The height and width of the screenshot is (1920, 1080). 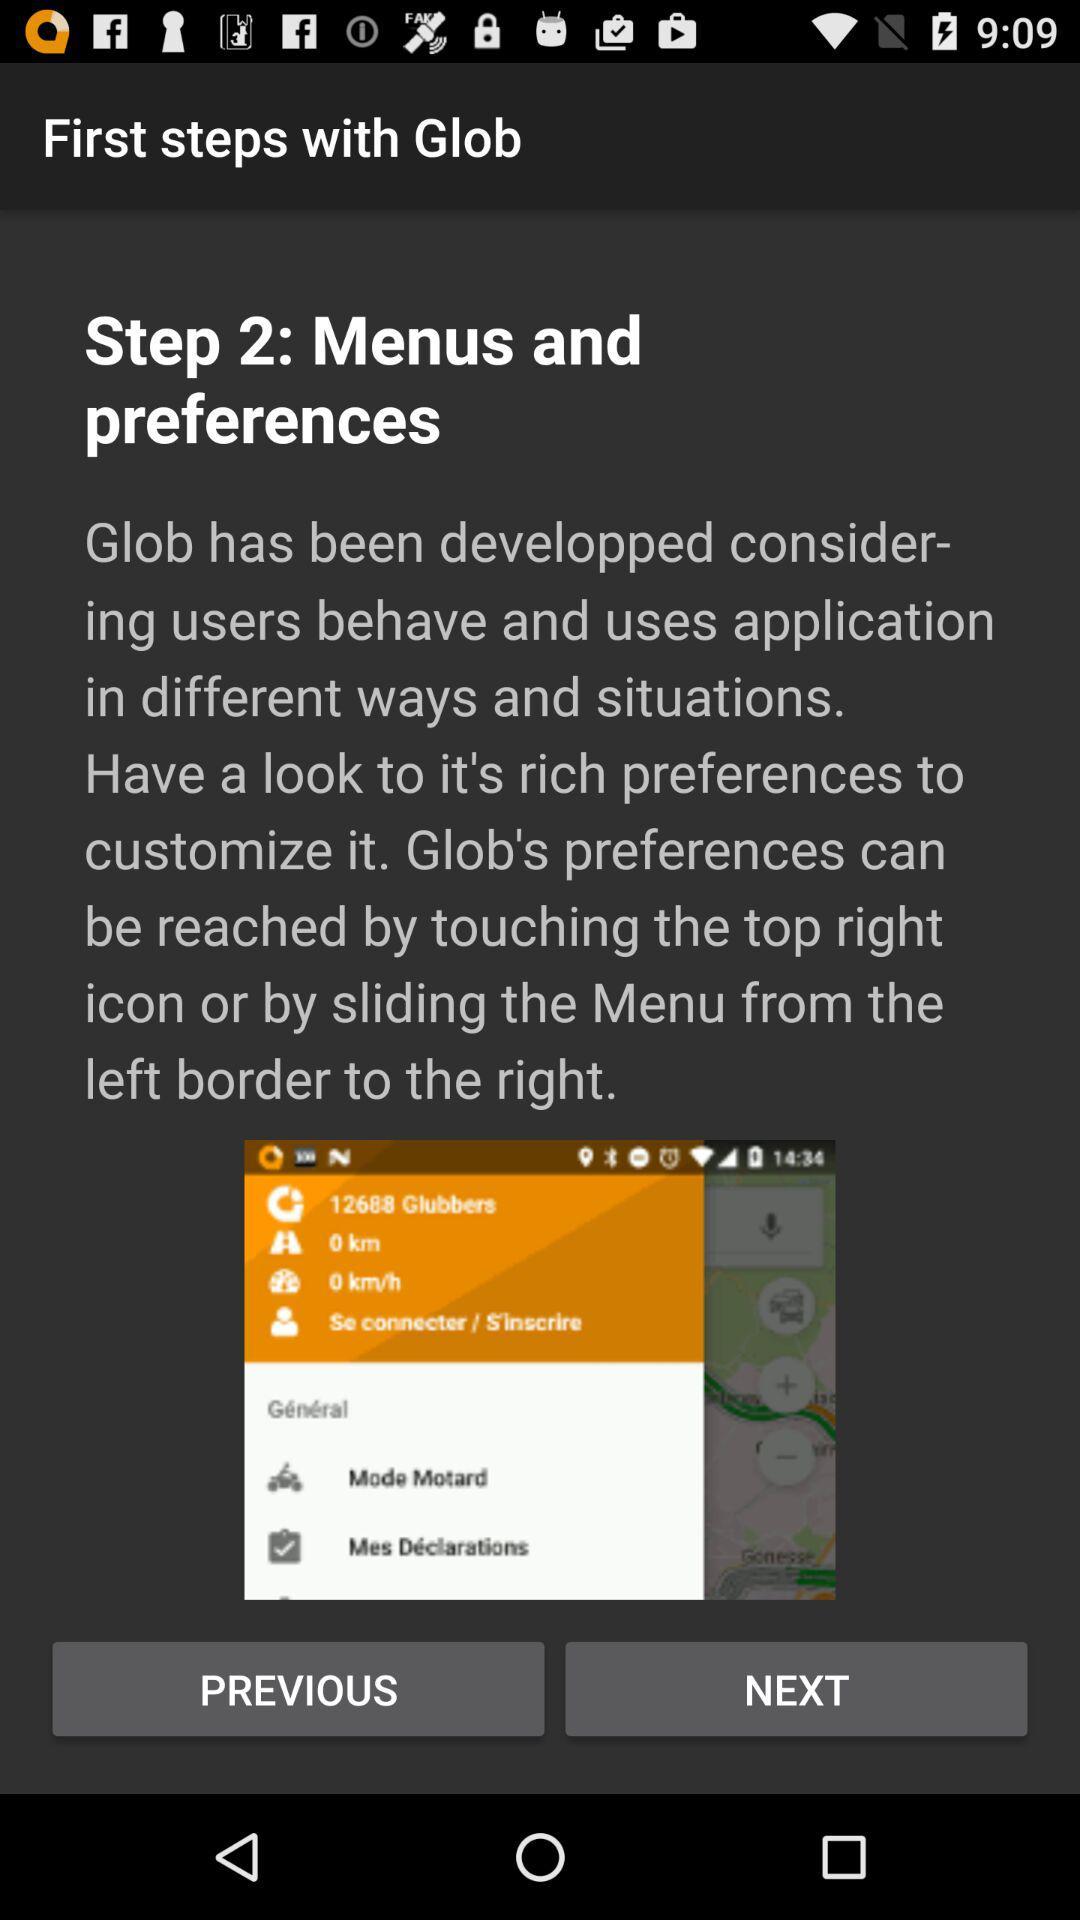 What do you see at coordinates (298, 1688) in the screenshot?
I see `icon to the left of the next item` at bounding box center [298, 1688].